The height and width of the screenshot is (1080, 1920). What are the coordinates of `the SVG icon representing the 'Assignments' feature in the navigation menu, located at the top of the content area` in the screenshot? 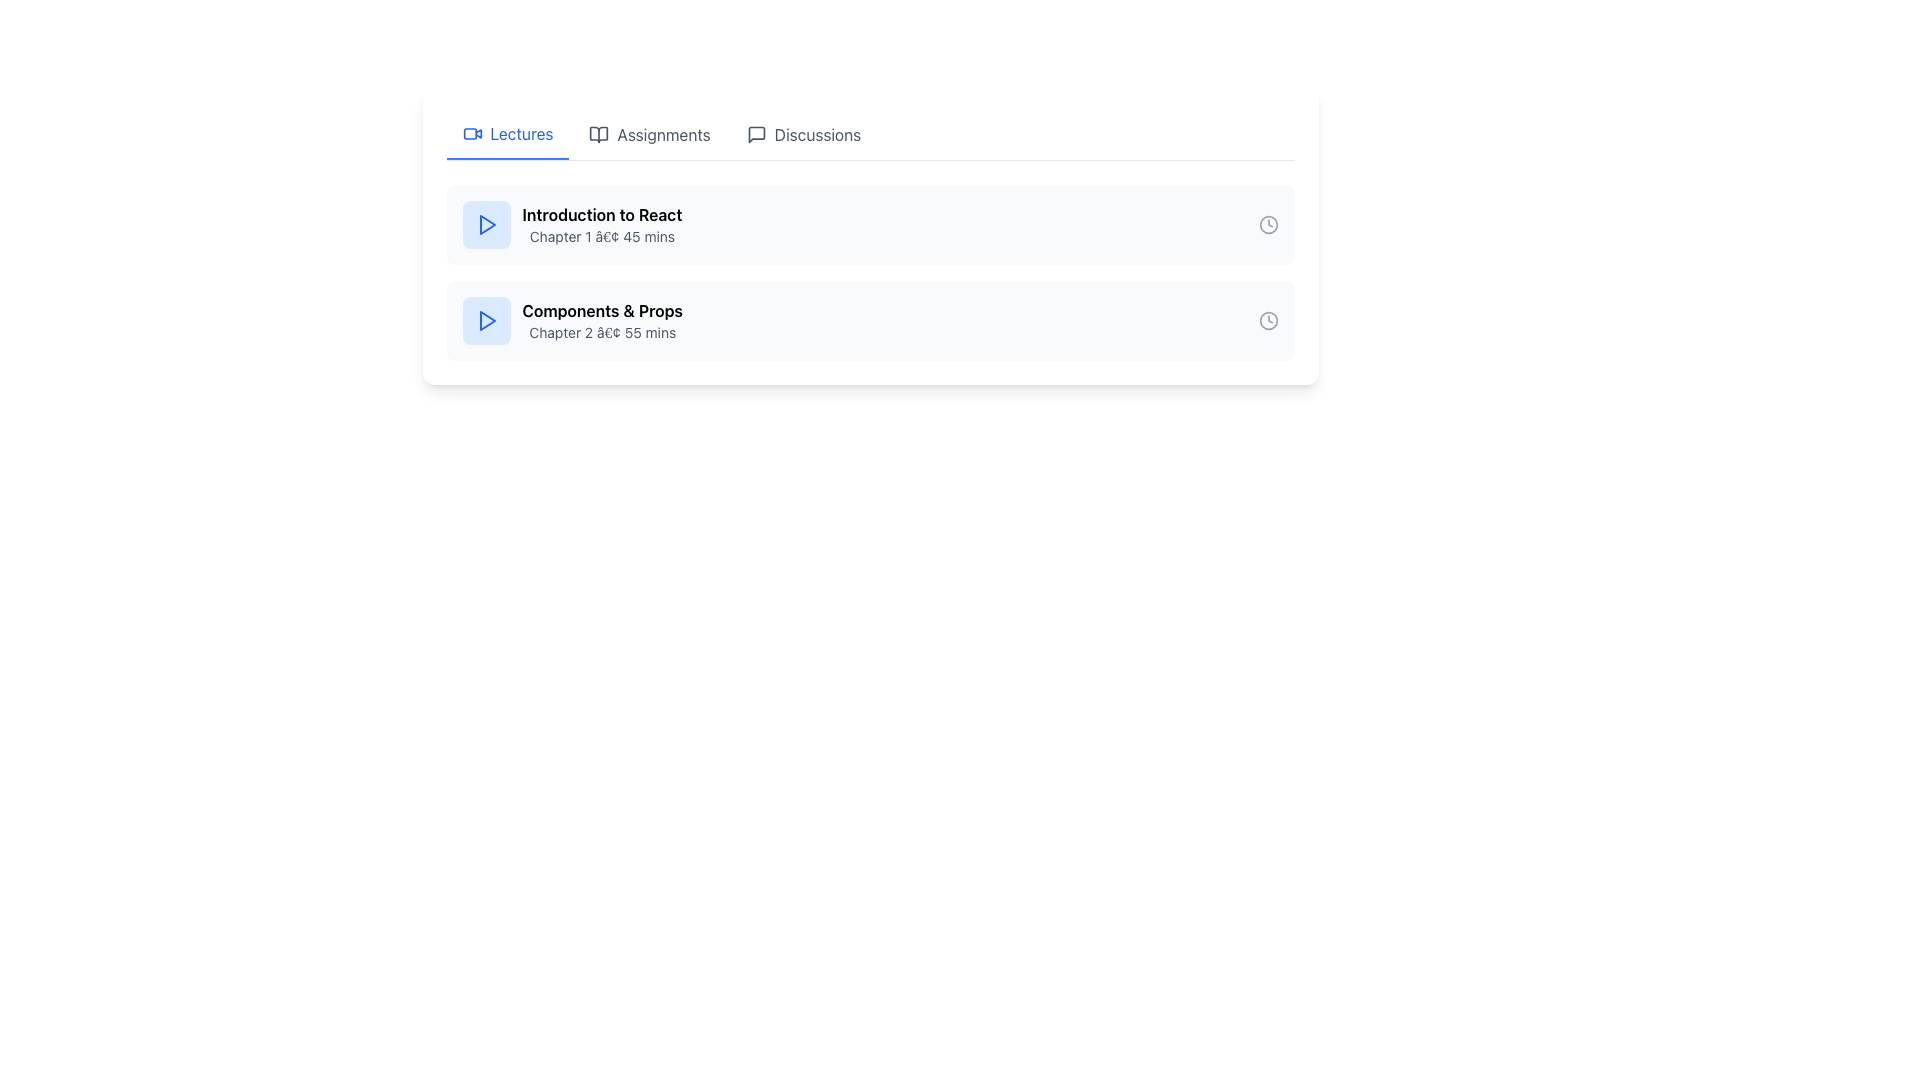 It's located at (598, 135).